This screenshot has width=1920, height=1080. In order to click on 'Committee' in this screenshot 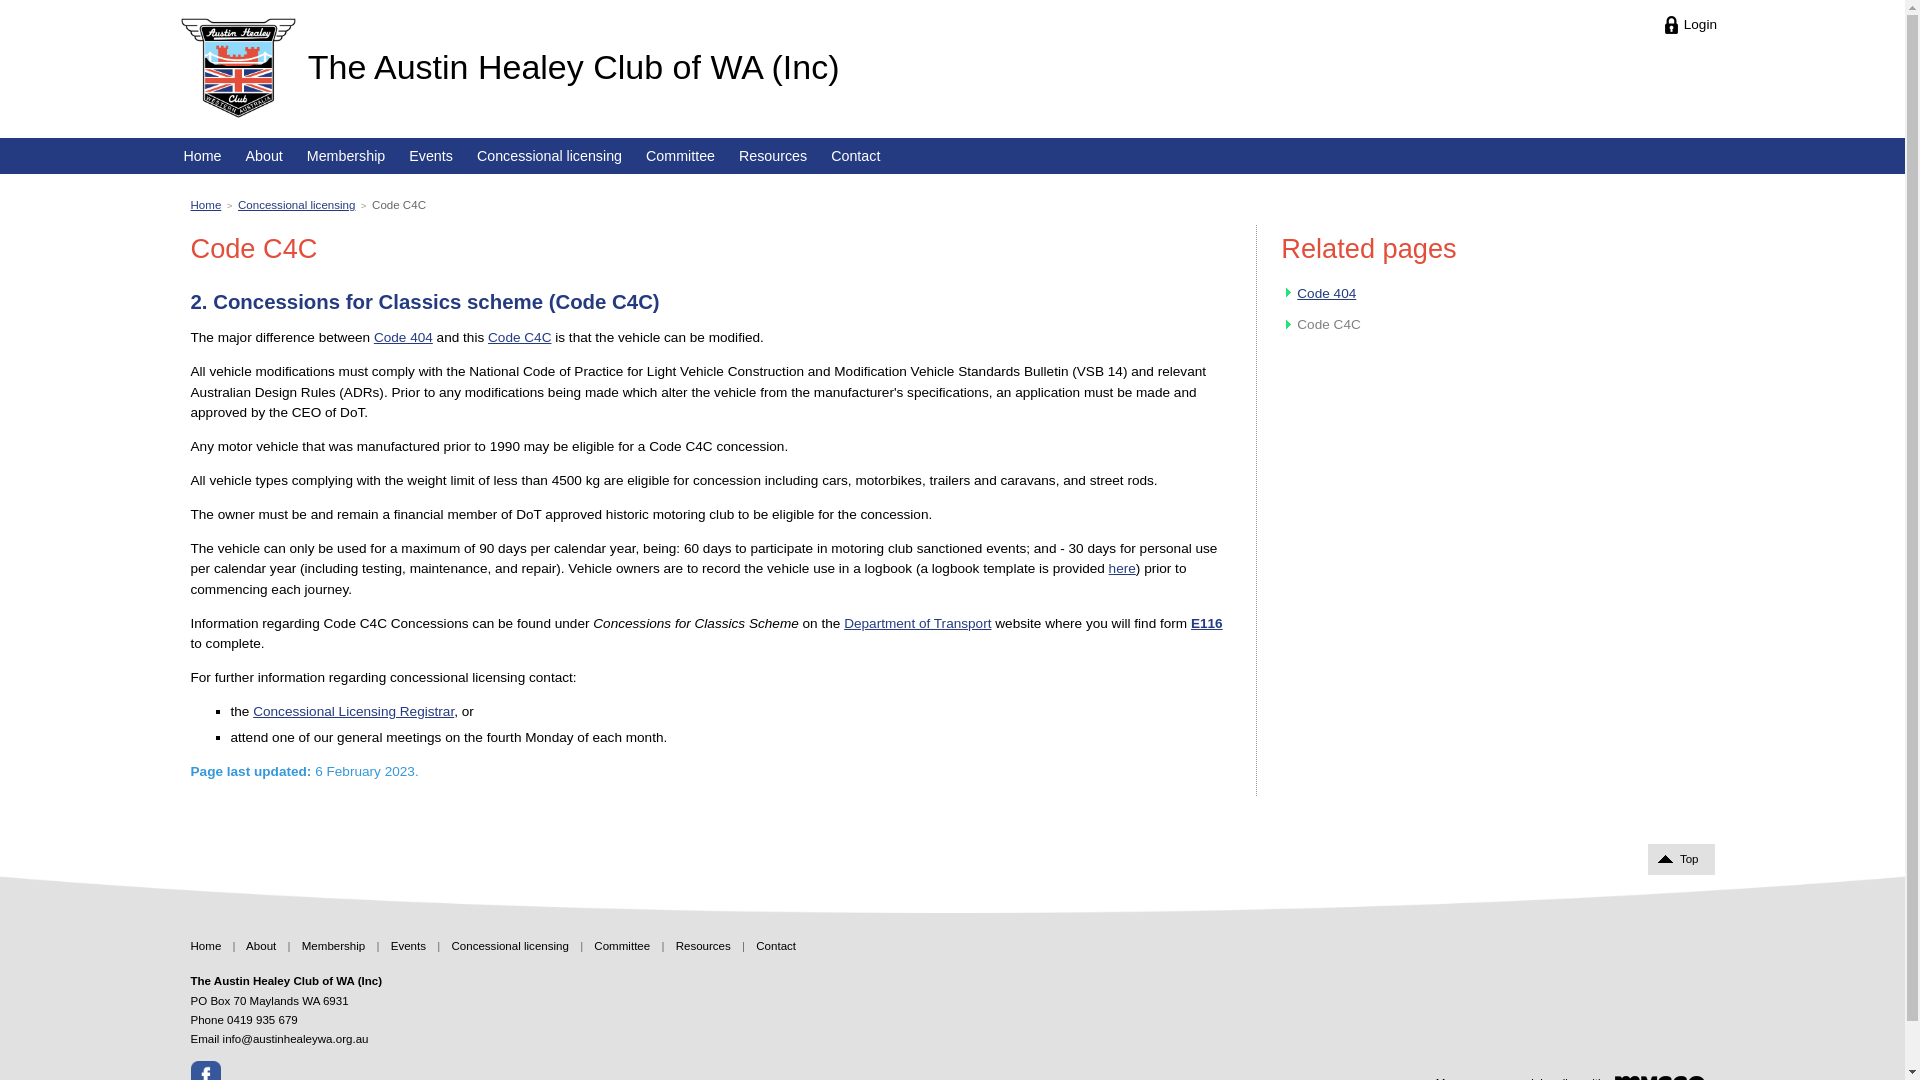, I will do `click(621, 945)`.